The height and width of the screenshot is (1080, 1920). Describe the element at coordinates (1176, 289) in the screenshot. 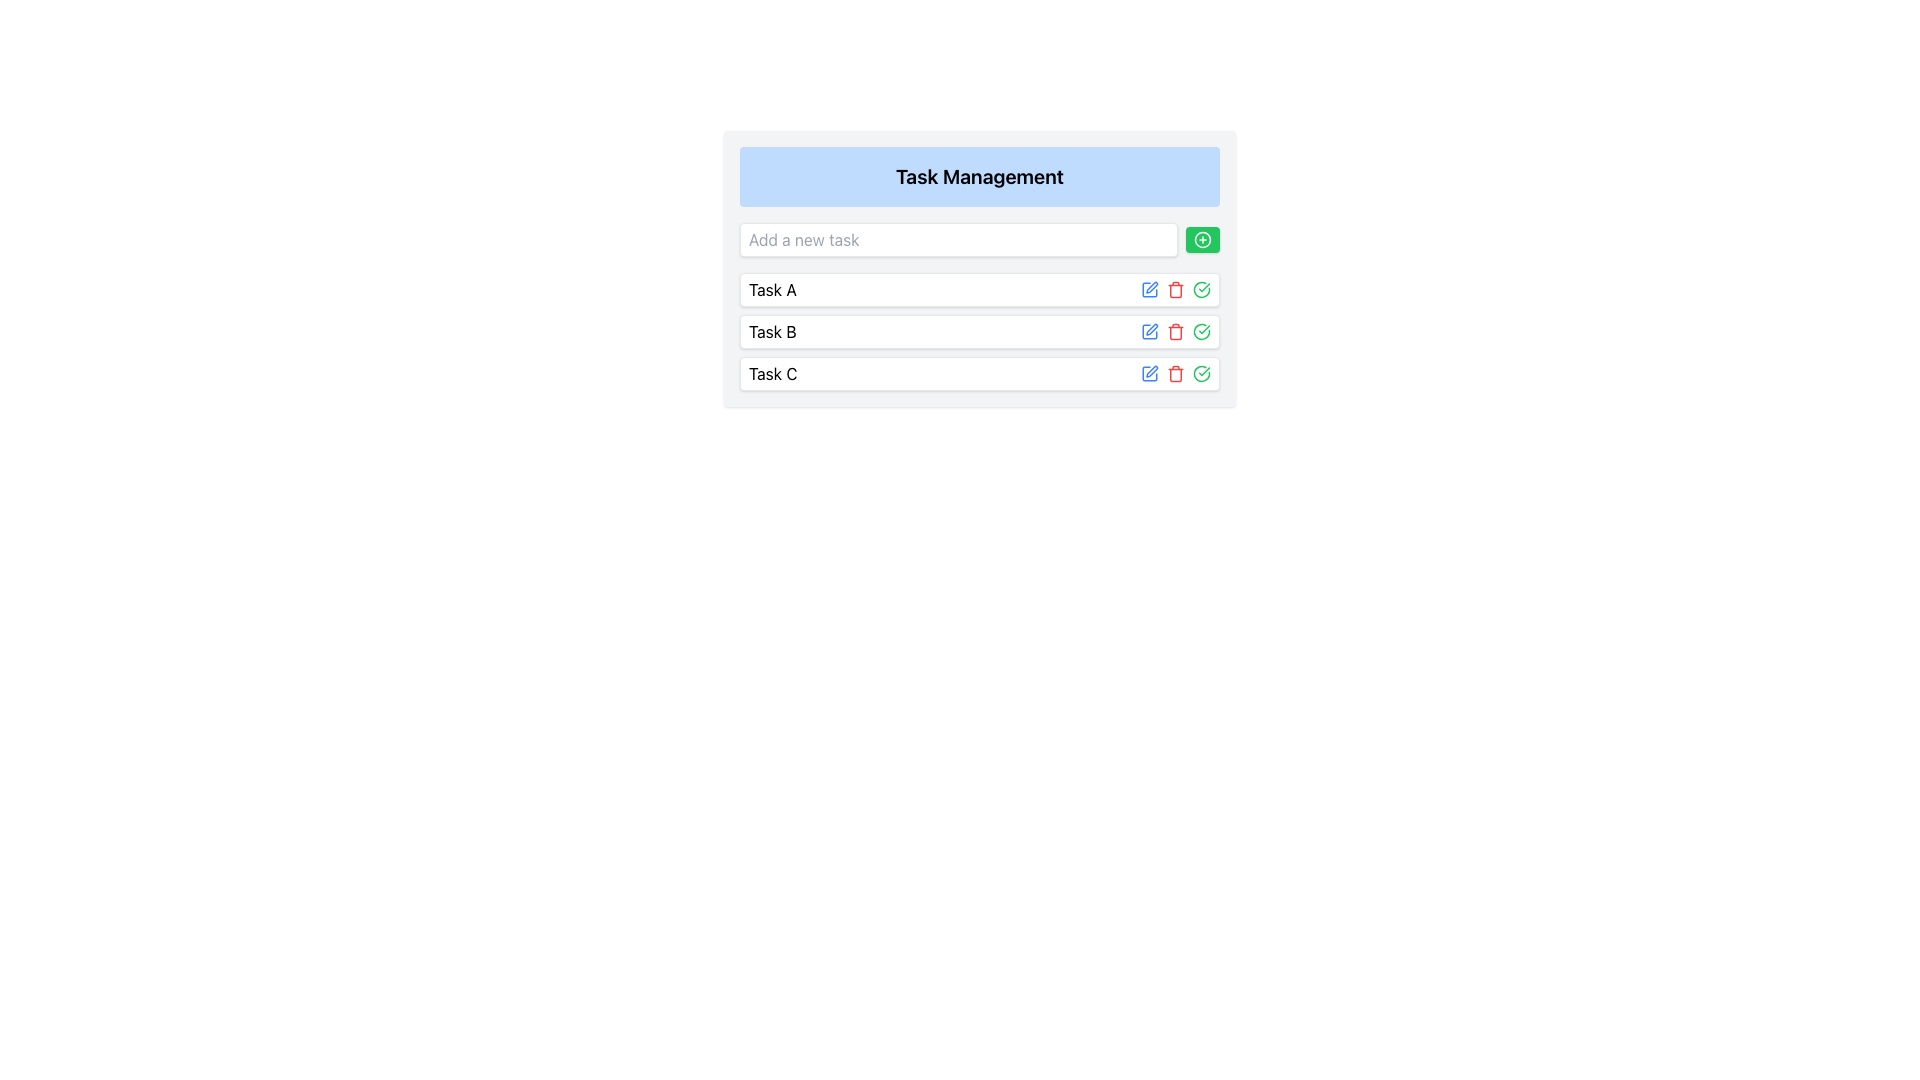

I see `the trash can icon, which is the second button from the right in the task item icons for 'Task A'` at that location.